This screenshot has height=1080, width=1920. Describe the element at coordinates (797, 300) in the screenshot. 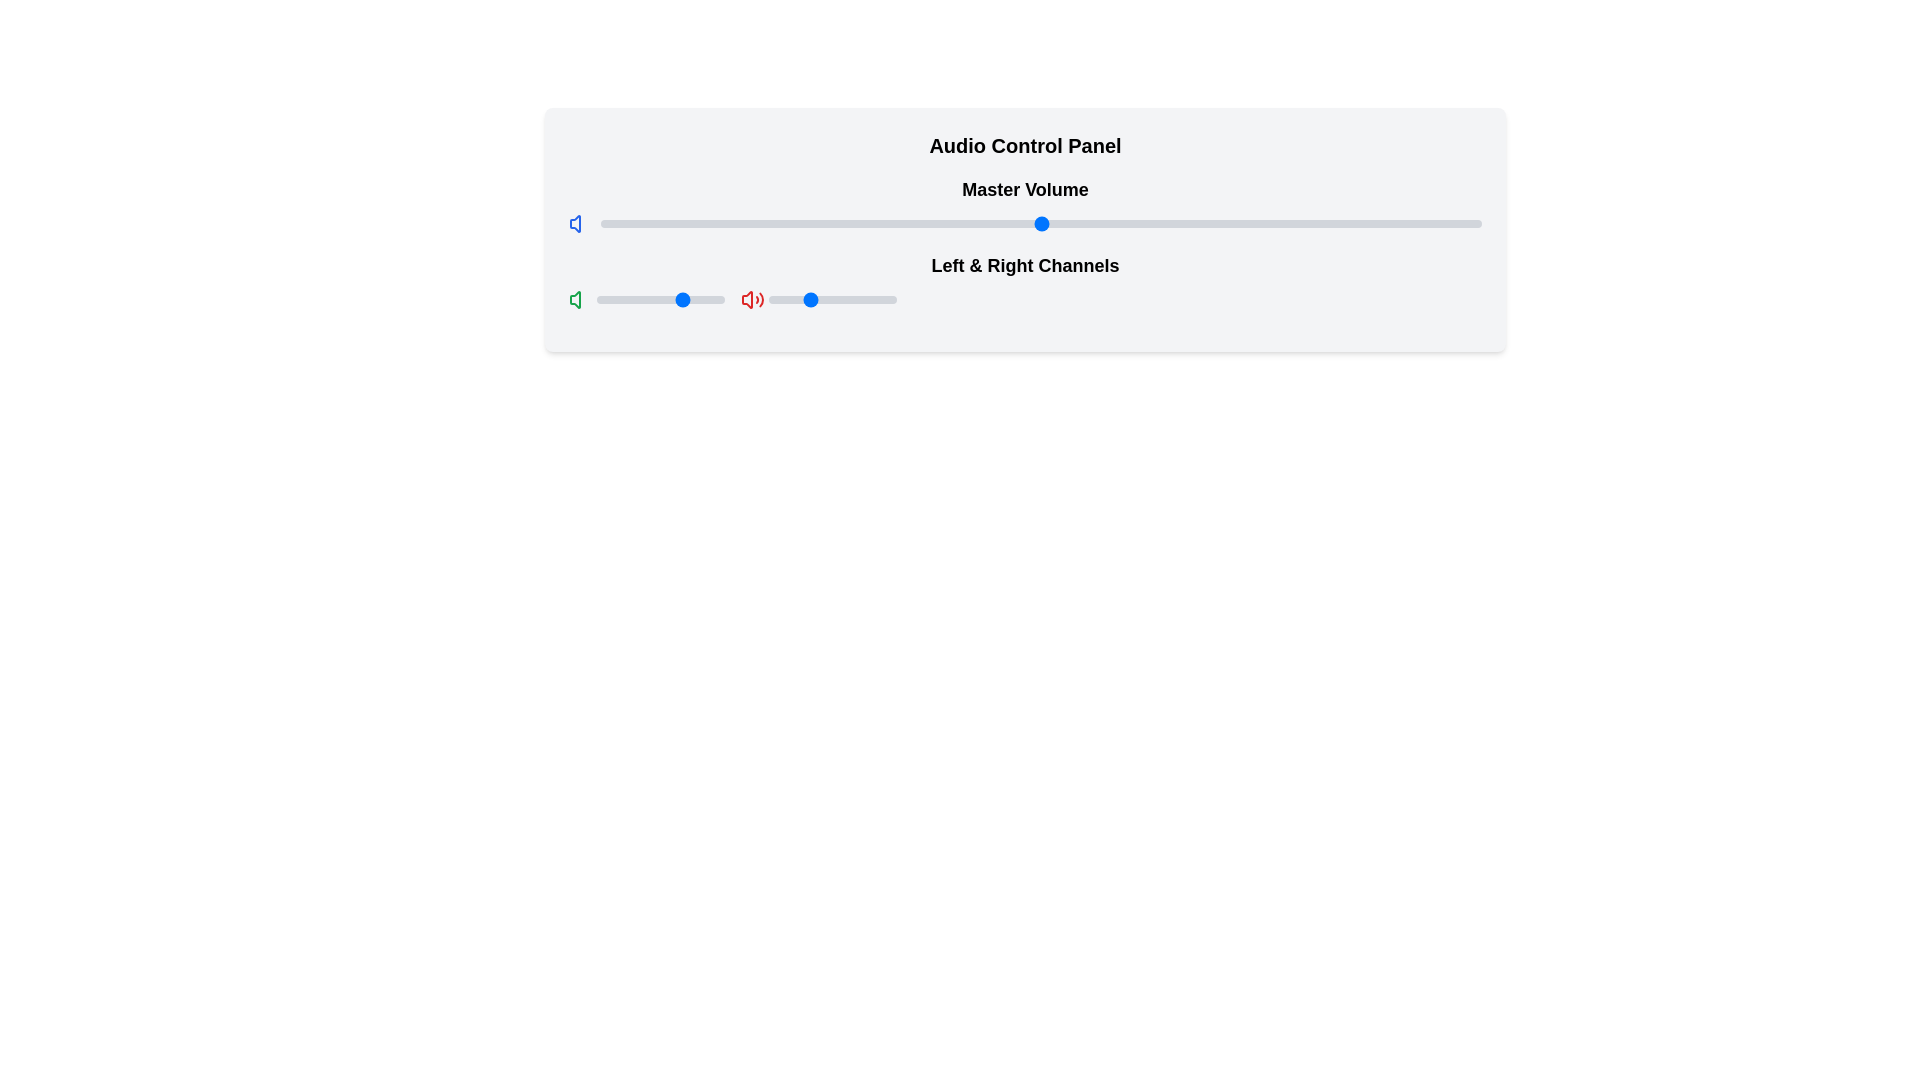

I see `the balance of left and right audio channels` at that location.